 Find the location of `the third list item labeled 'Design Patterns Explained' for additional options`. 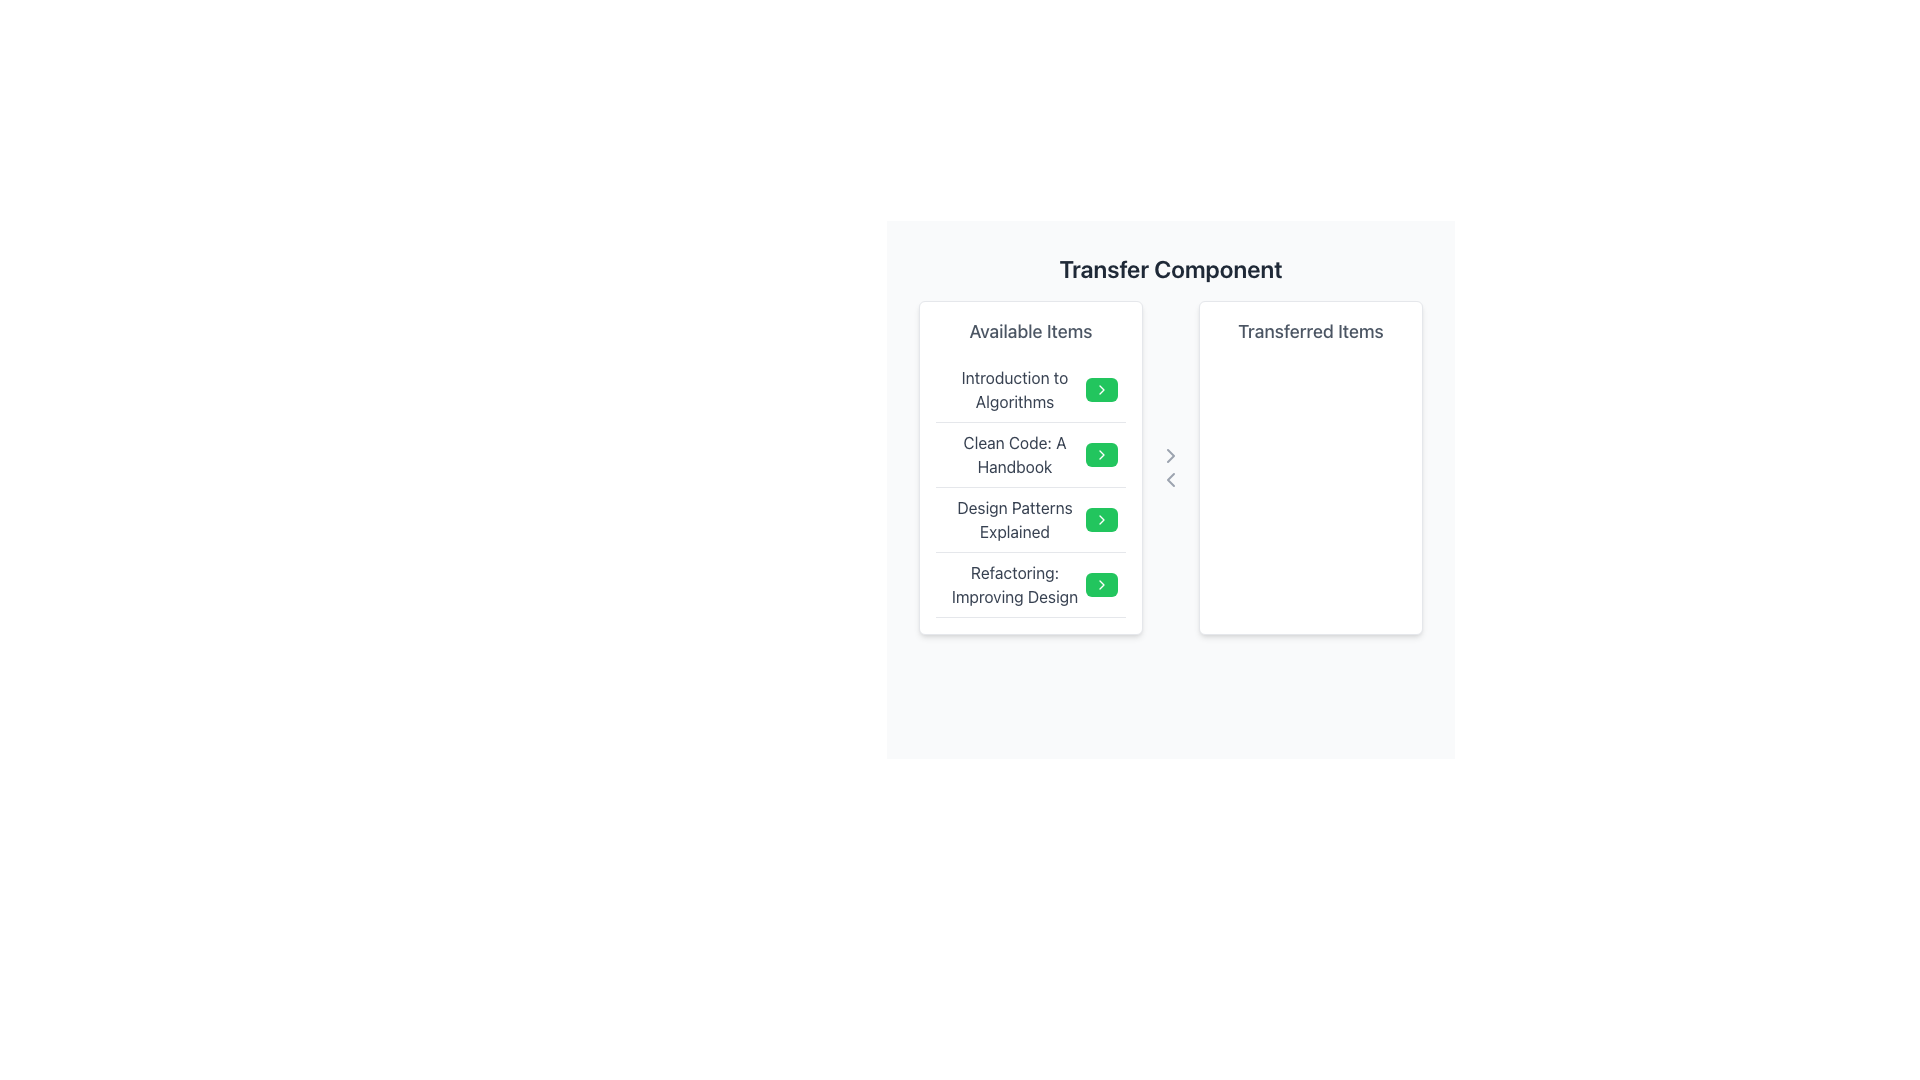

the third list item labeled 'Design Patterns Explained' for additional options is located at coordinates (1031, 519).